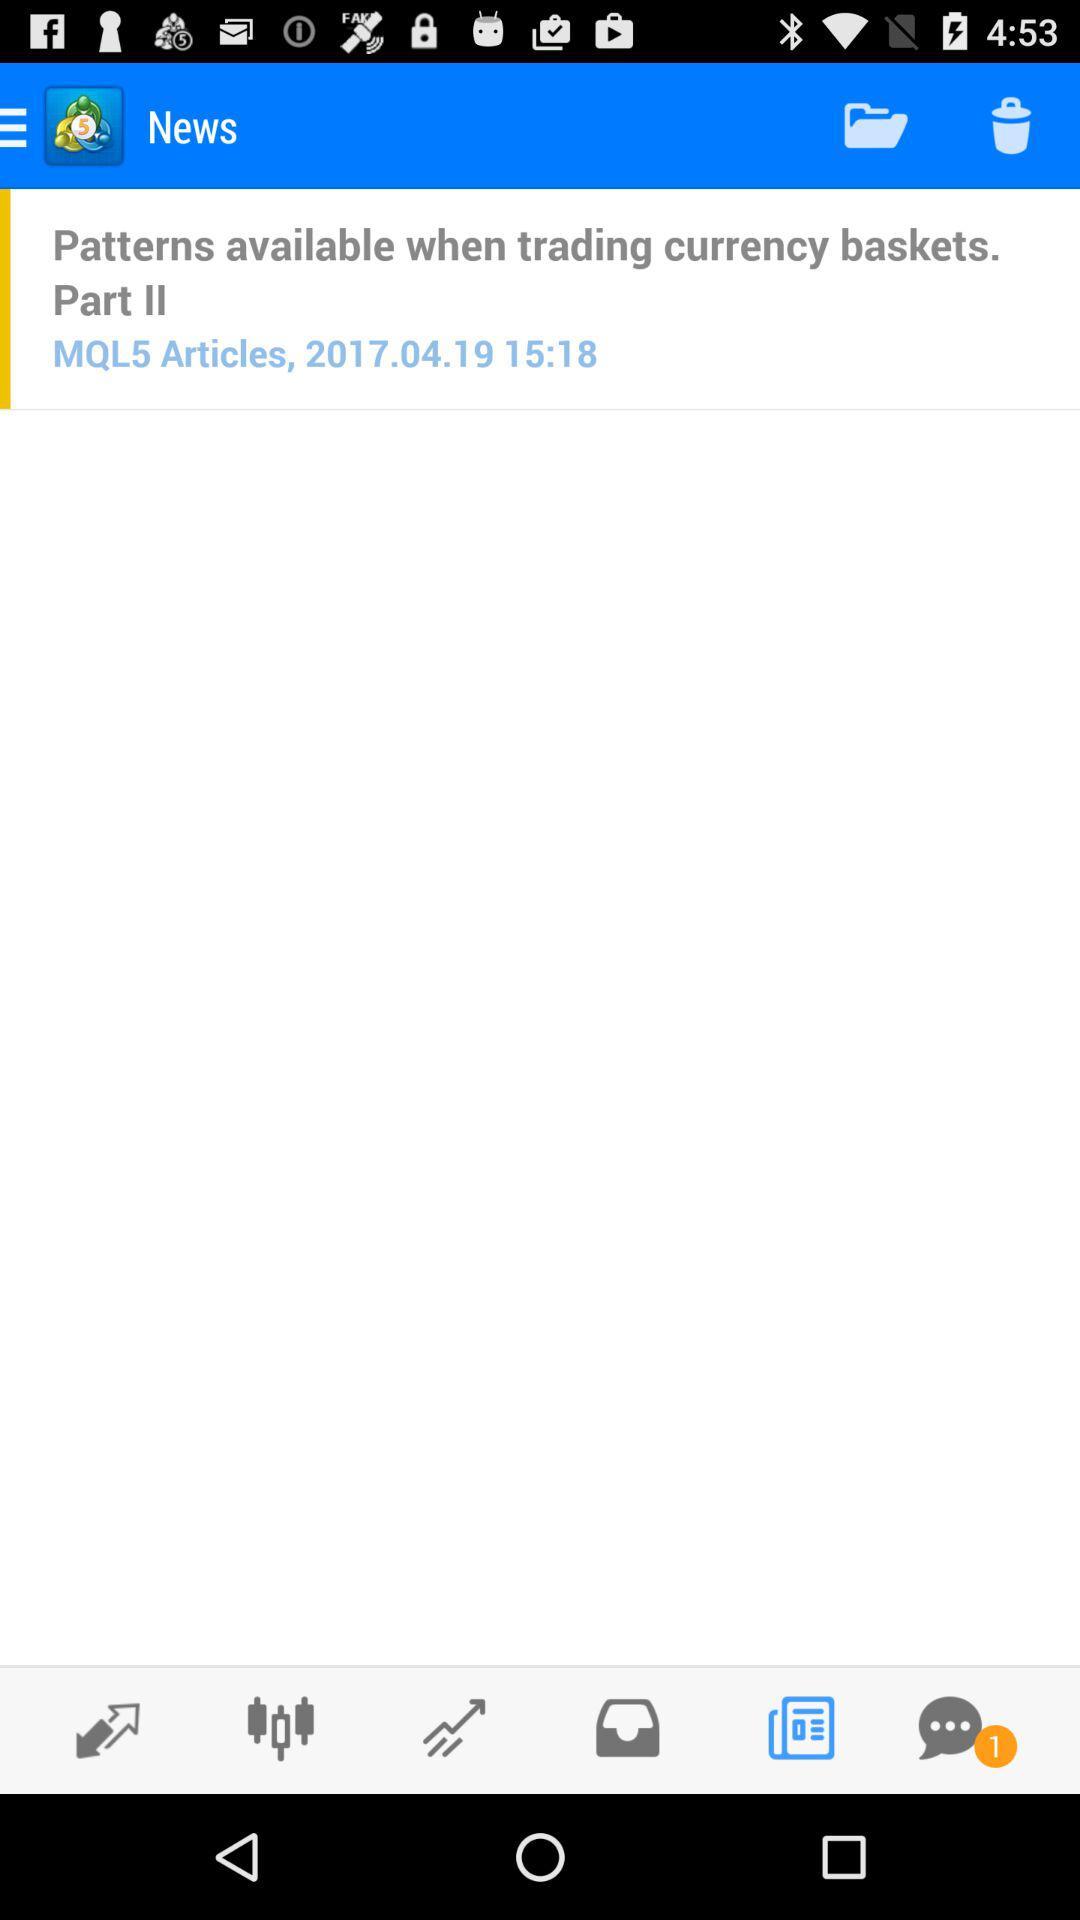 Image resolution: width=1080 pixels, height=1920 pixels. I want to click on open folder, so click(626, 1727).